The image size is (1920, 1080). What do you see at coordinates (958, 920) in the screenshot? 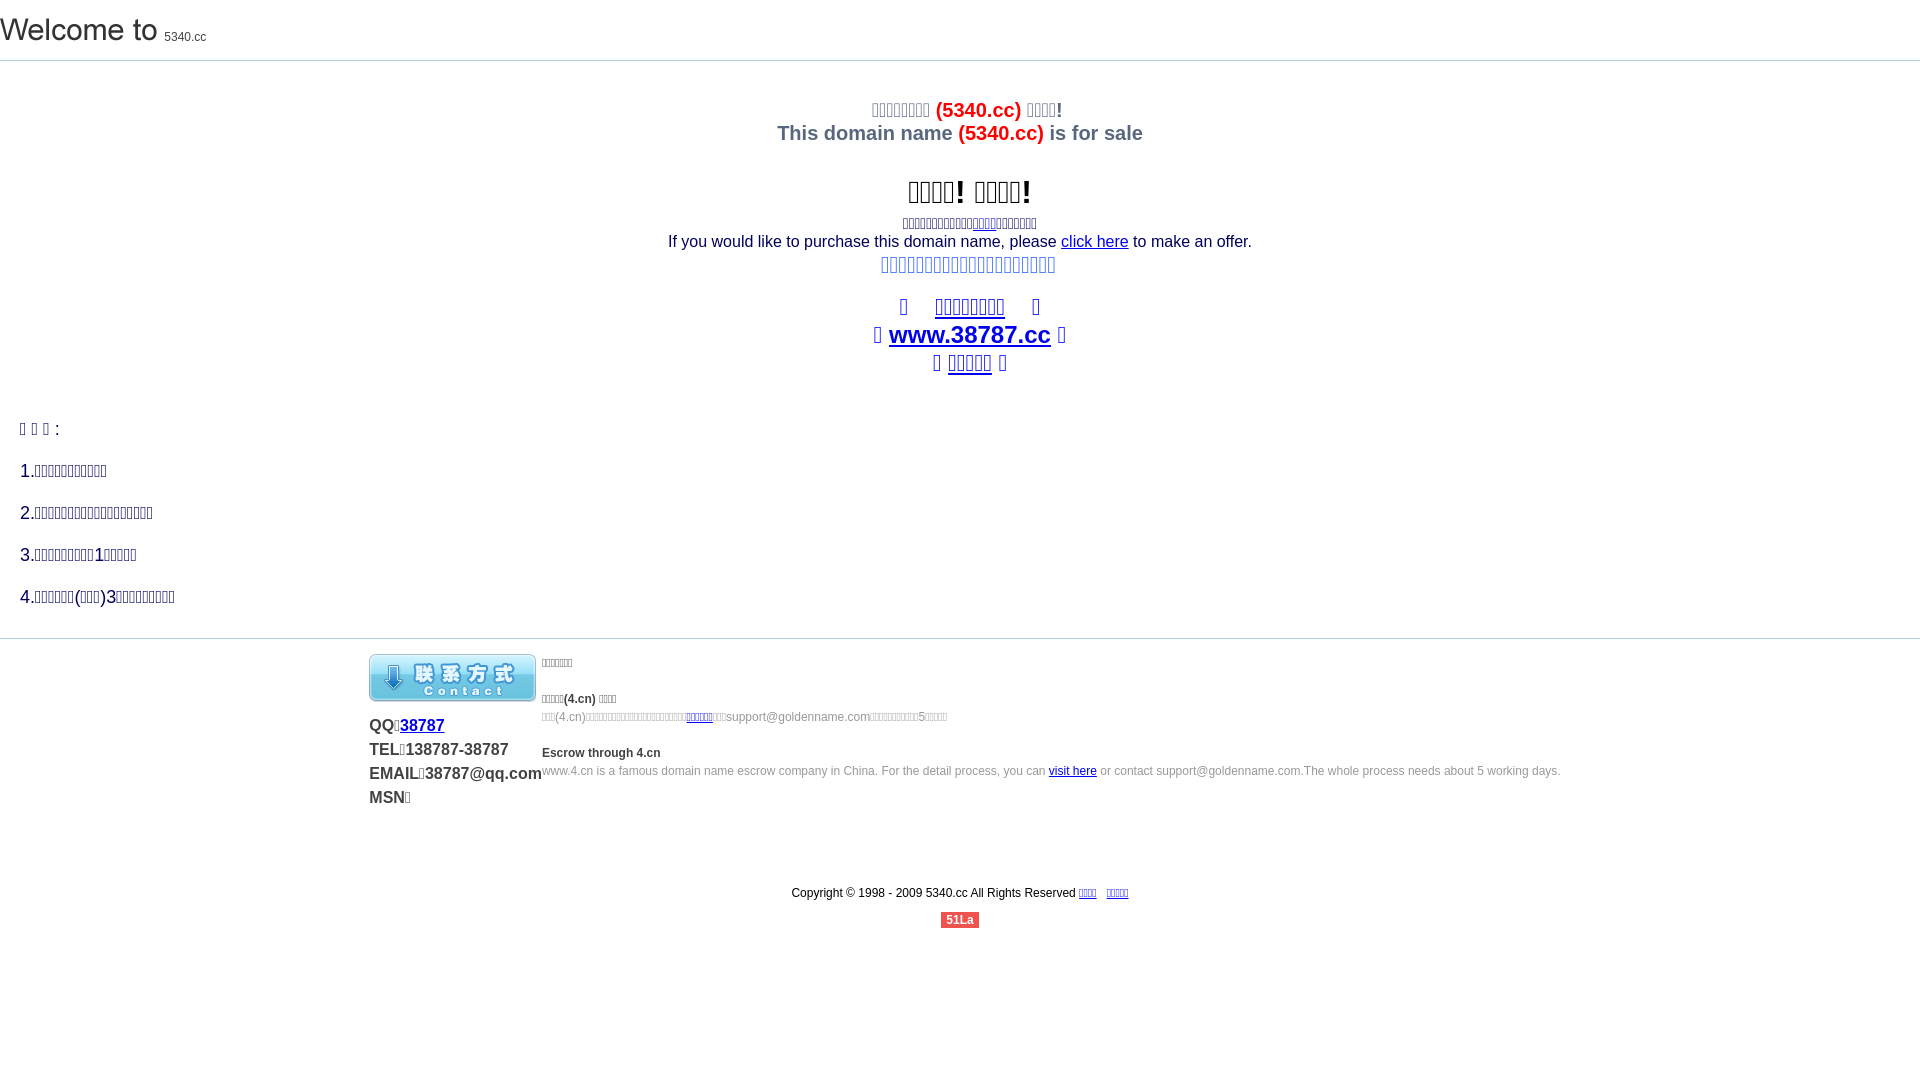
I see `'51La'` at bounding box center [958, 920].